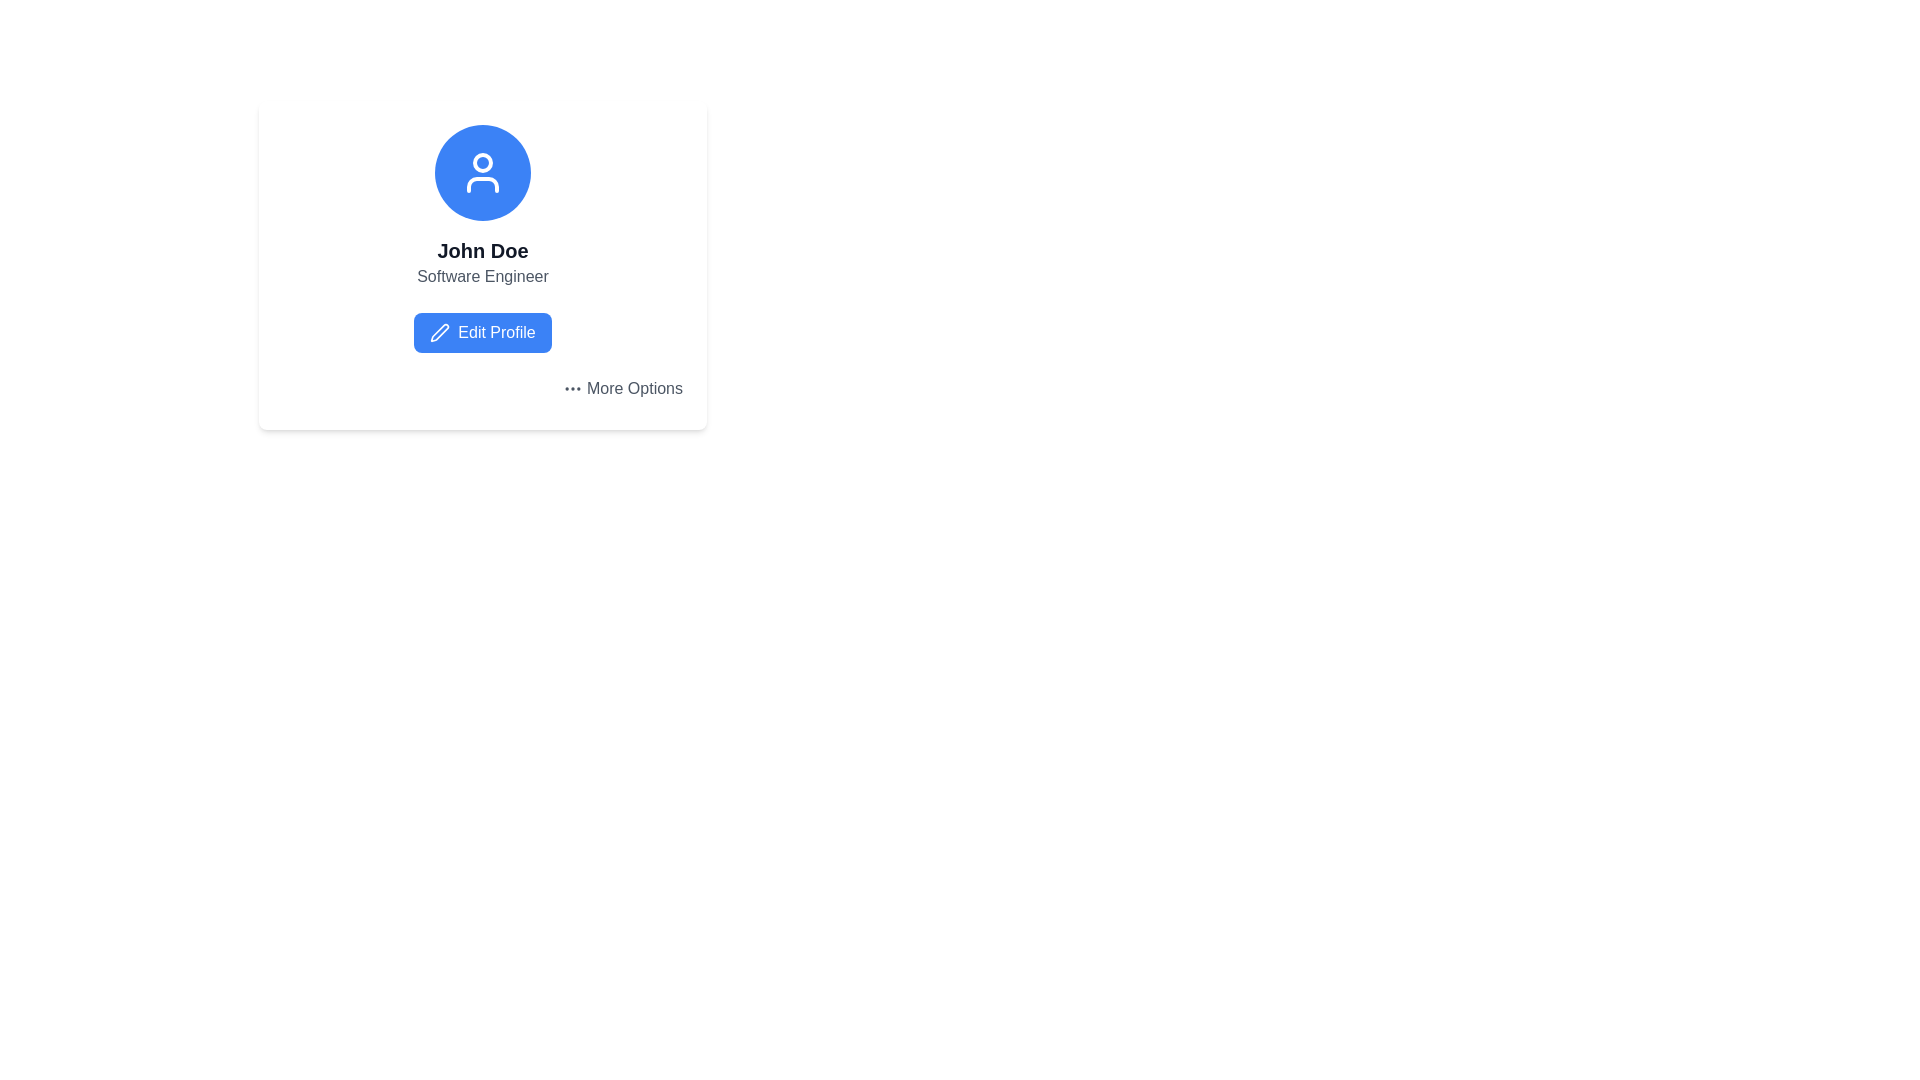 This screenshot has width=1920, height=1080. I want to click on the icon indicating the editable nature of the profile functionality, which is located to the left of the 'Edit Profile' button text, so click(439, 331).